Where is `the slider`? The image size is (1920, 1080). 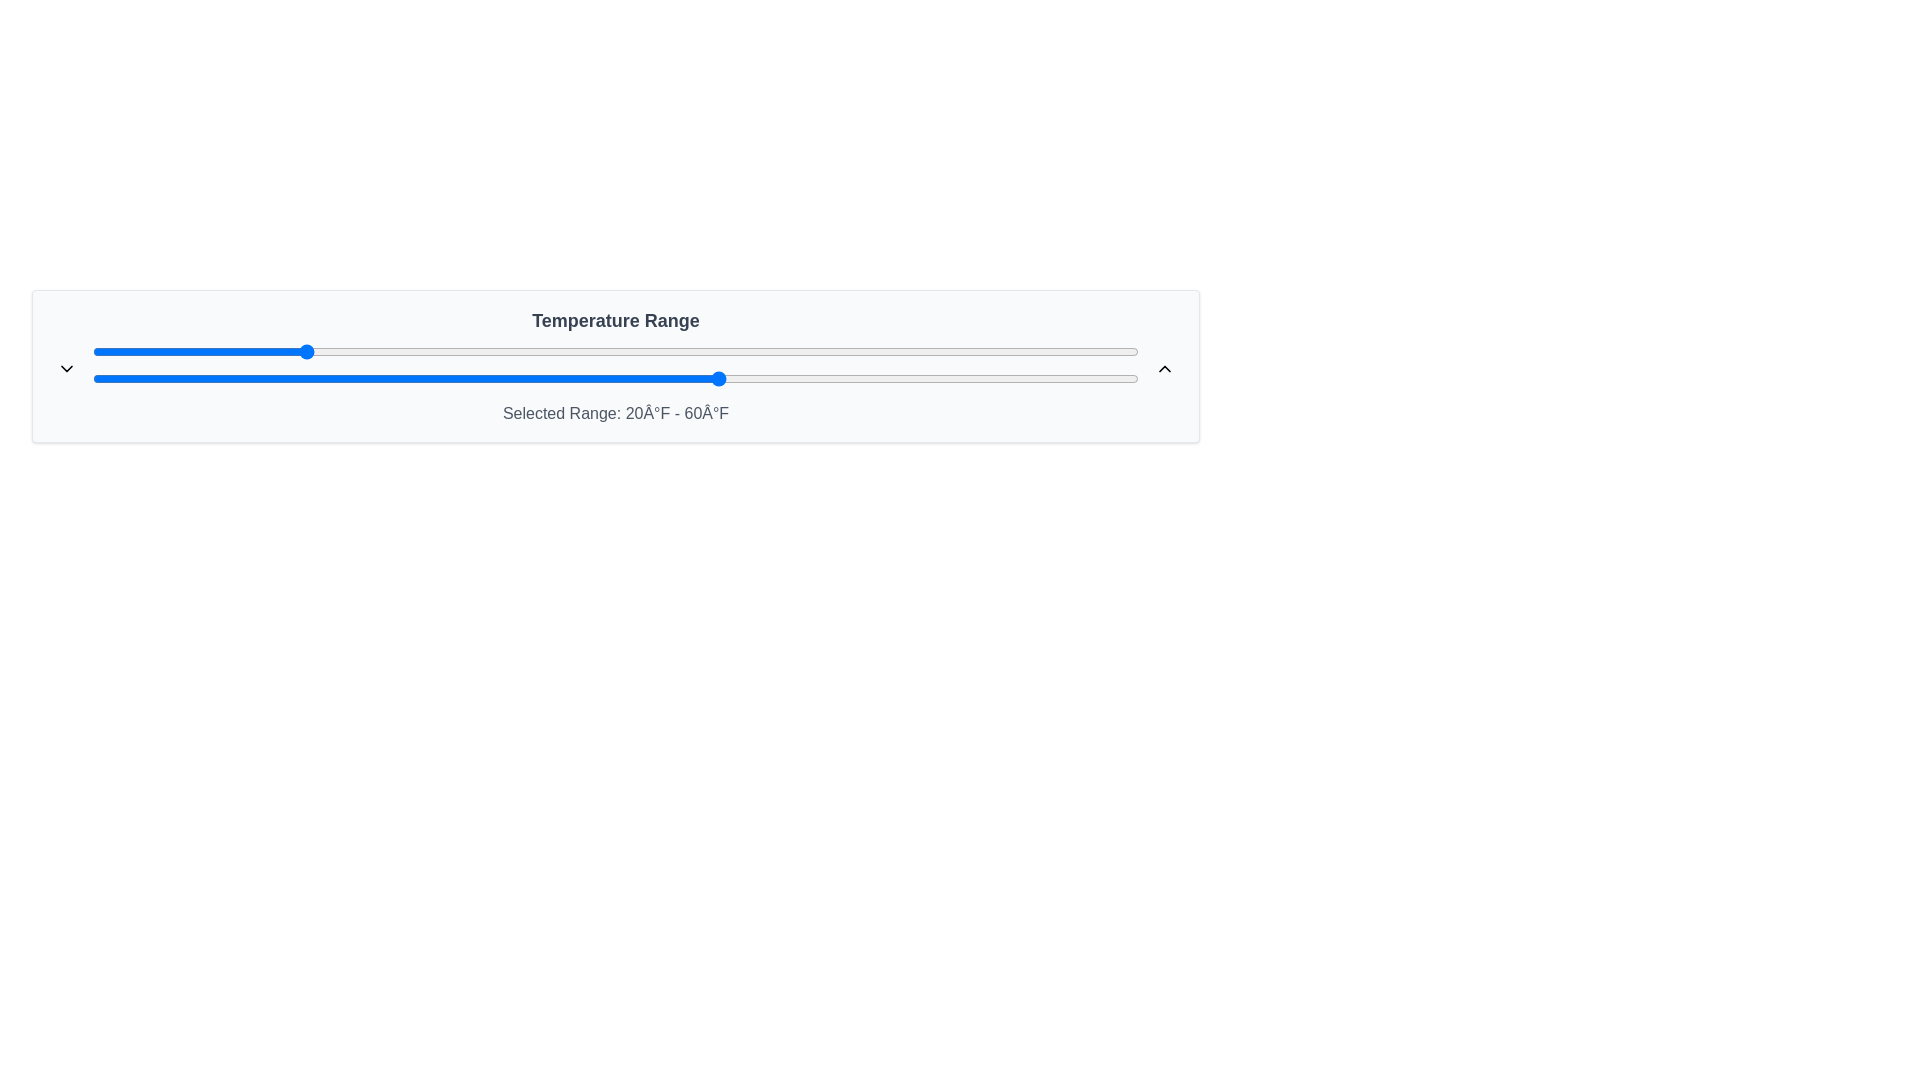 the slider is located at coordinates (176, 378).